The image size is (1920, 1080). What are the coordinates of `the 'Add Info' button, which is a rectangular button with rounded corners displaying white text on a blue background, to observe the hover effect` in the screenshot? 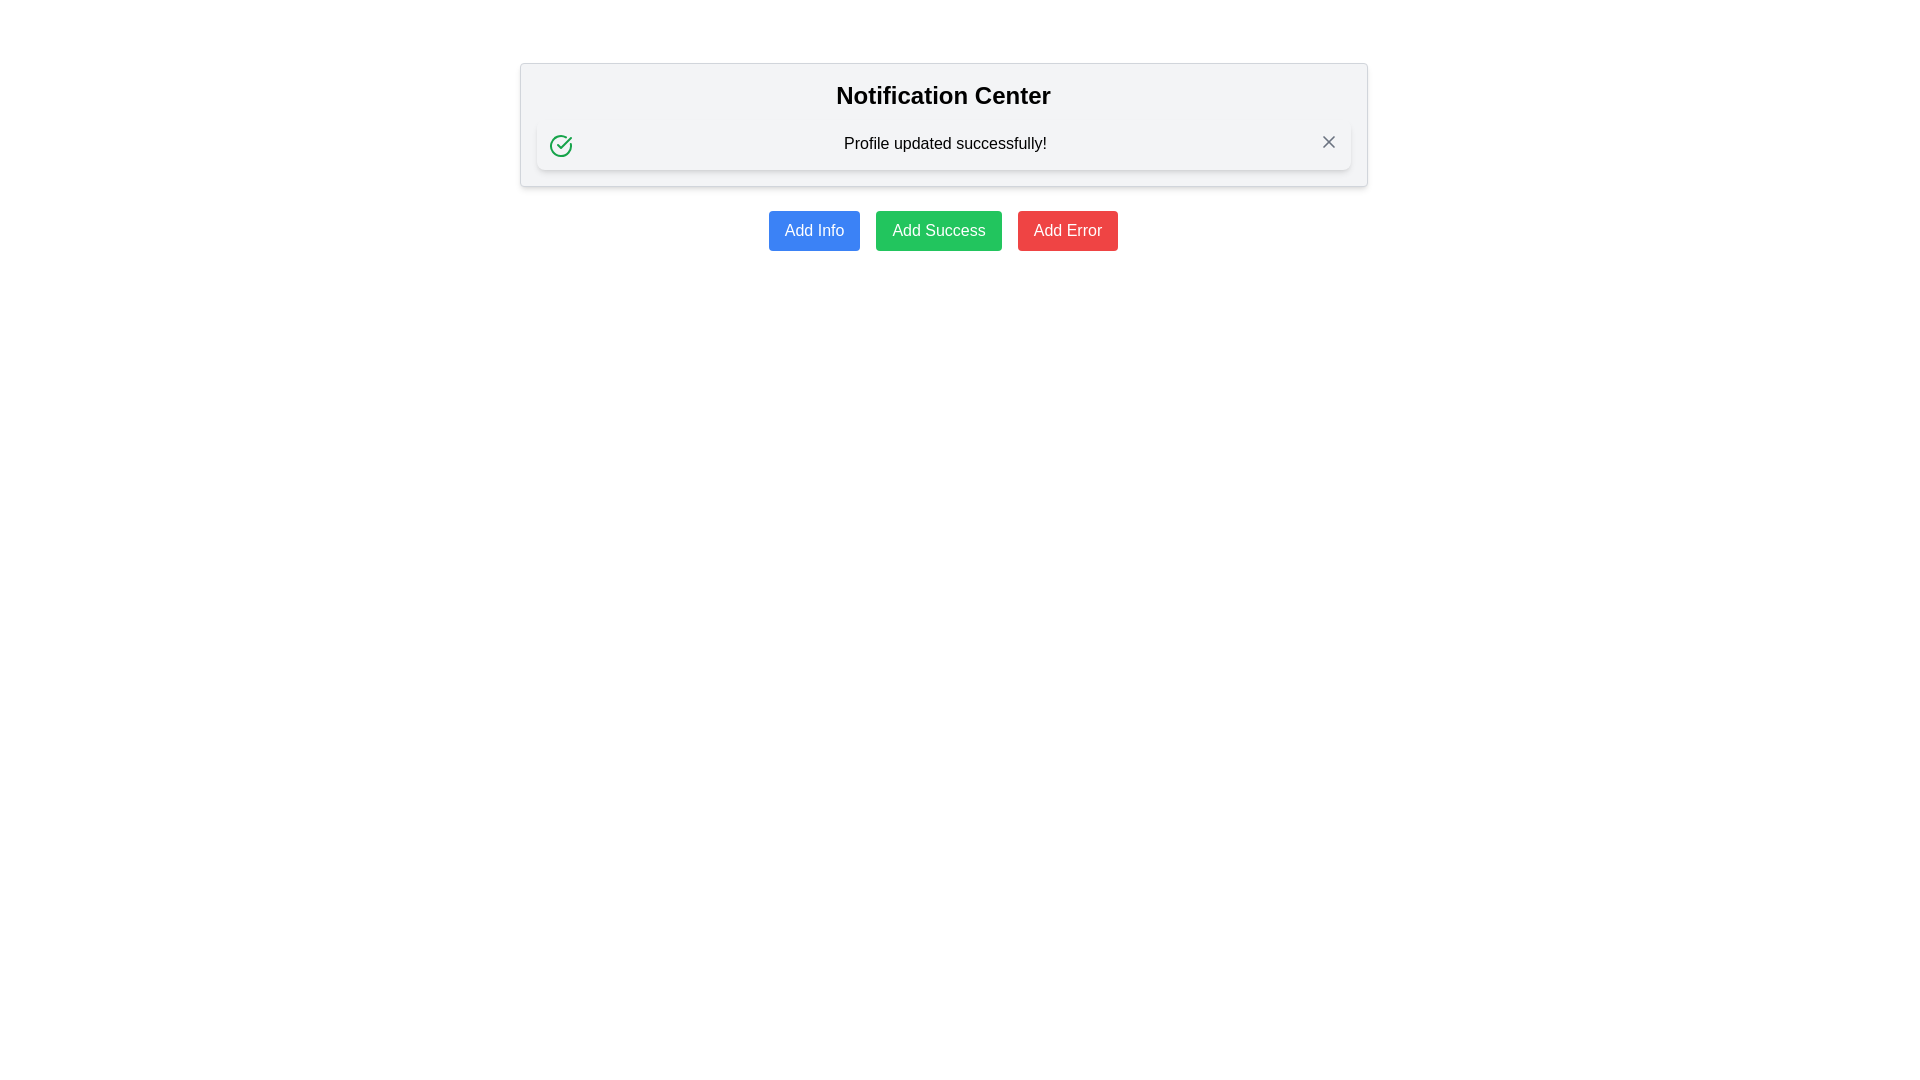 It's located at (814, 230).